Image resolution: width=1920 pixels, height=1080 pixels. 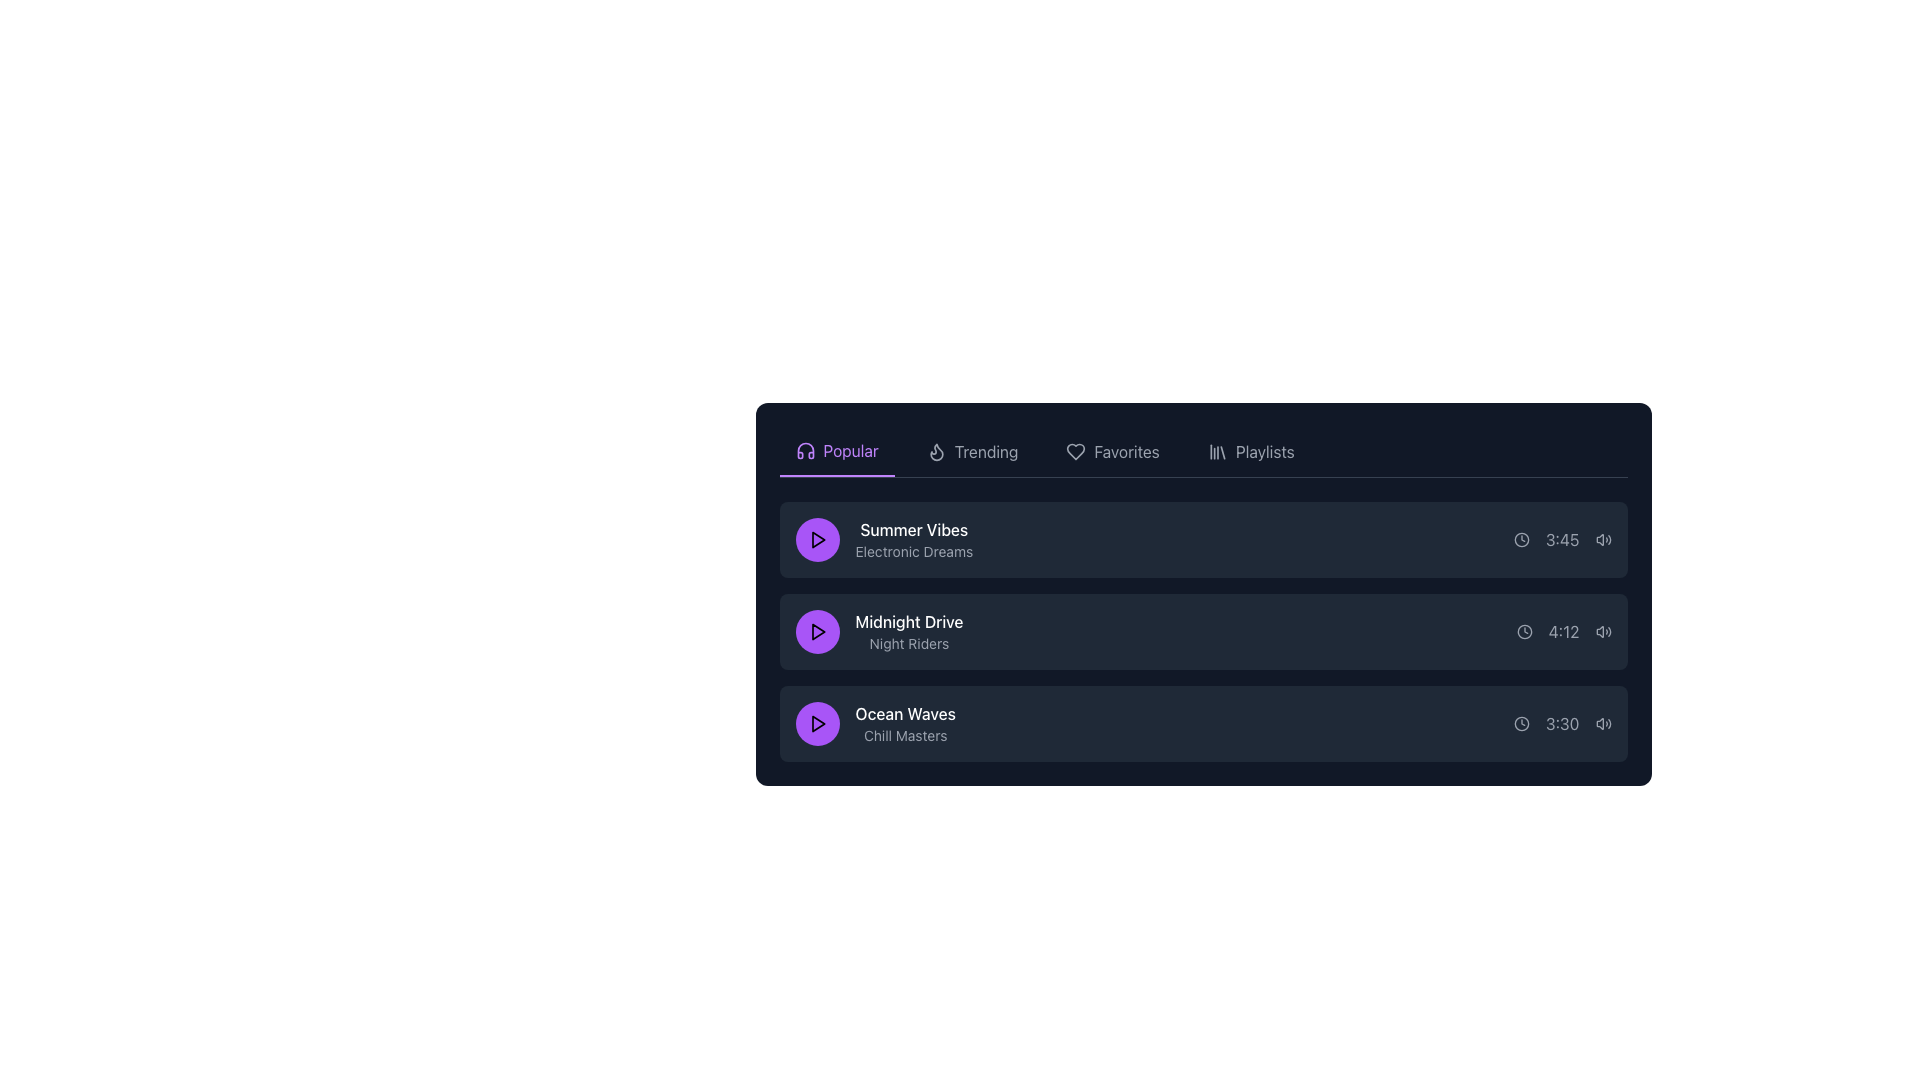 I want to click on the mute indicator icon located to the right end of the first track item in the list, adjacent to the duration indicator displaying '3:45', so click(x=1598, y=540).